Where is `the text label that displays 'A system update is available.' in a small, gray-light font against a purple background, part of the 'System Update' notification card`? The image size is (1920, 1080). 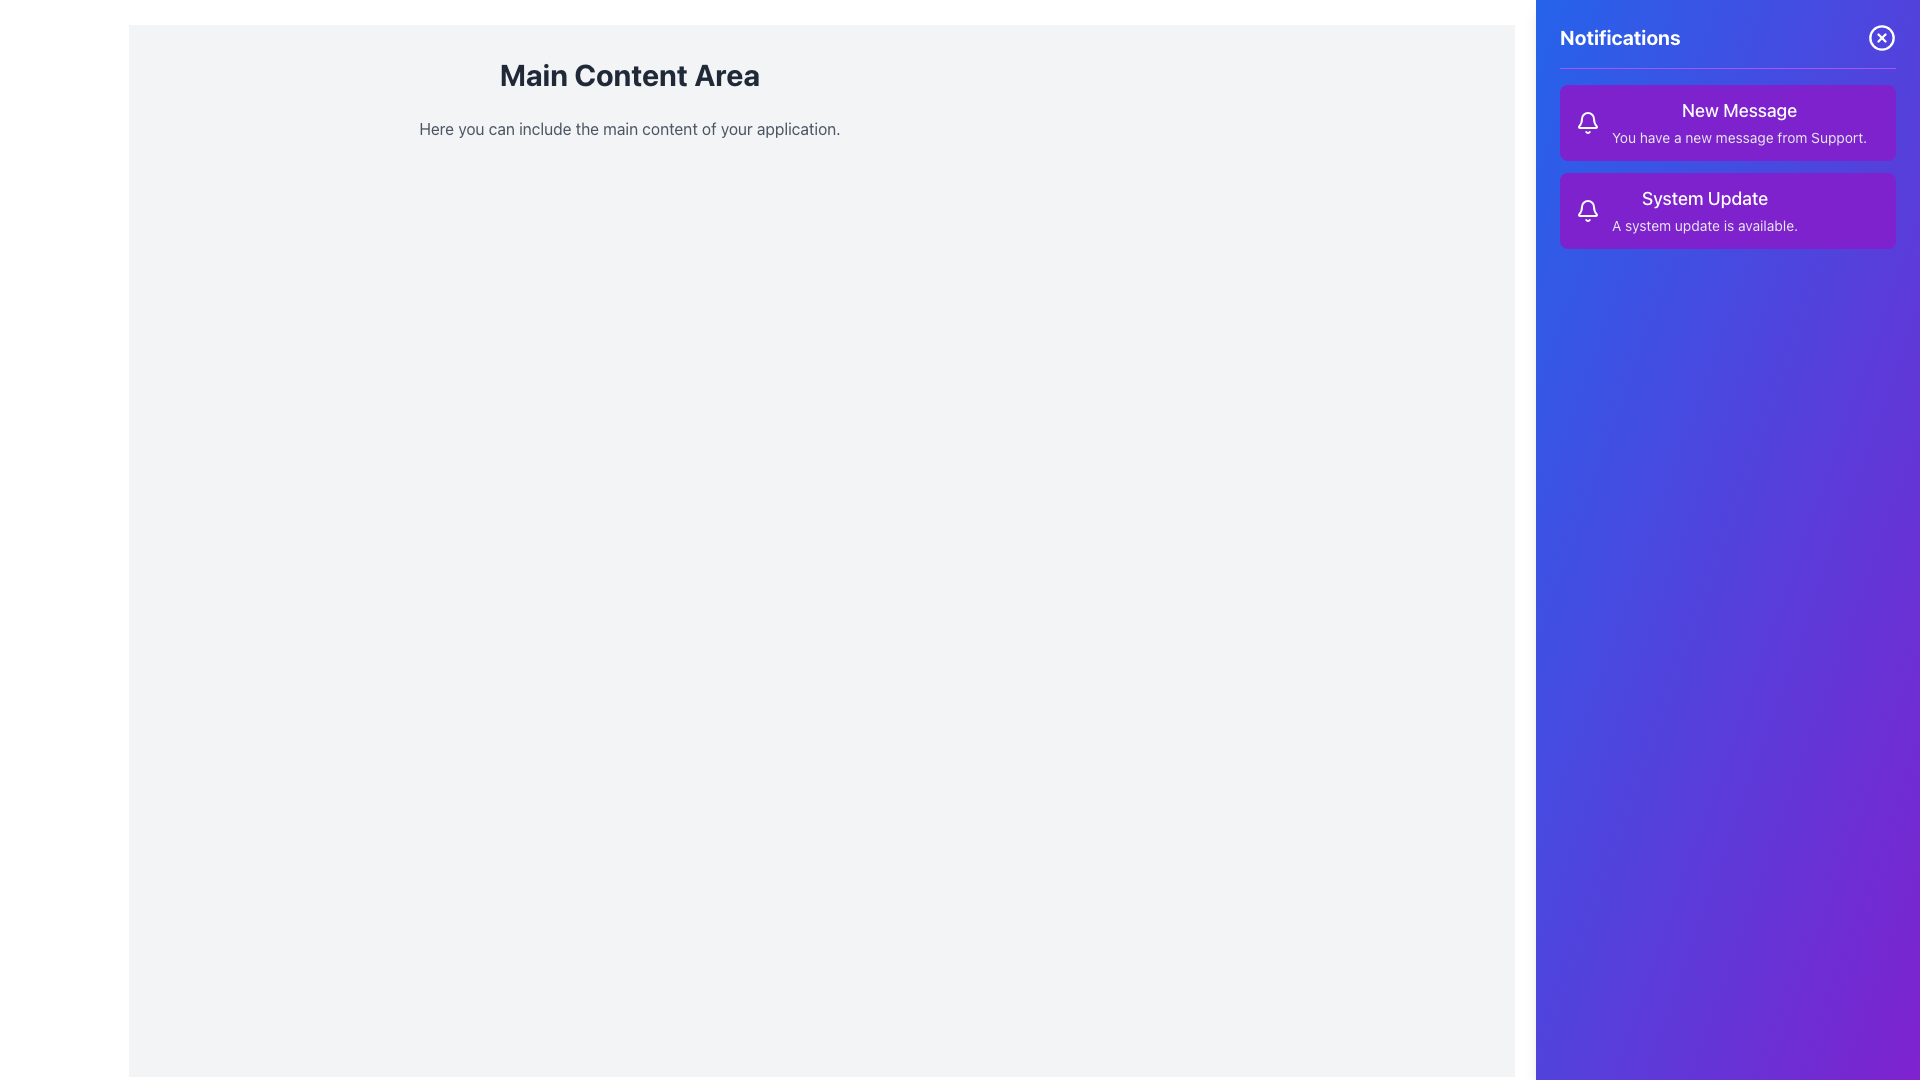 the text label that displays 'A system update is available.' in a small, gray-light font against a purple background, part of the 'System Update' notification card is located at coordinates (1703, 225).